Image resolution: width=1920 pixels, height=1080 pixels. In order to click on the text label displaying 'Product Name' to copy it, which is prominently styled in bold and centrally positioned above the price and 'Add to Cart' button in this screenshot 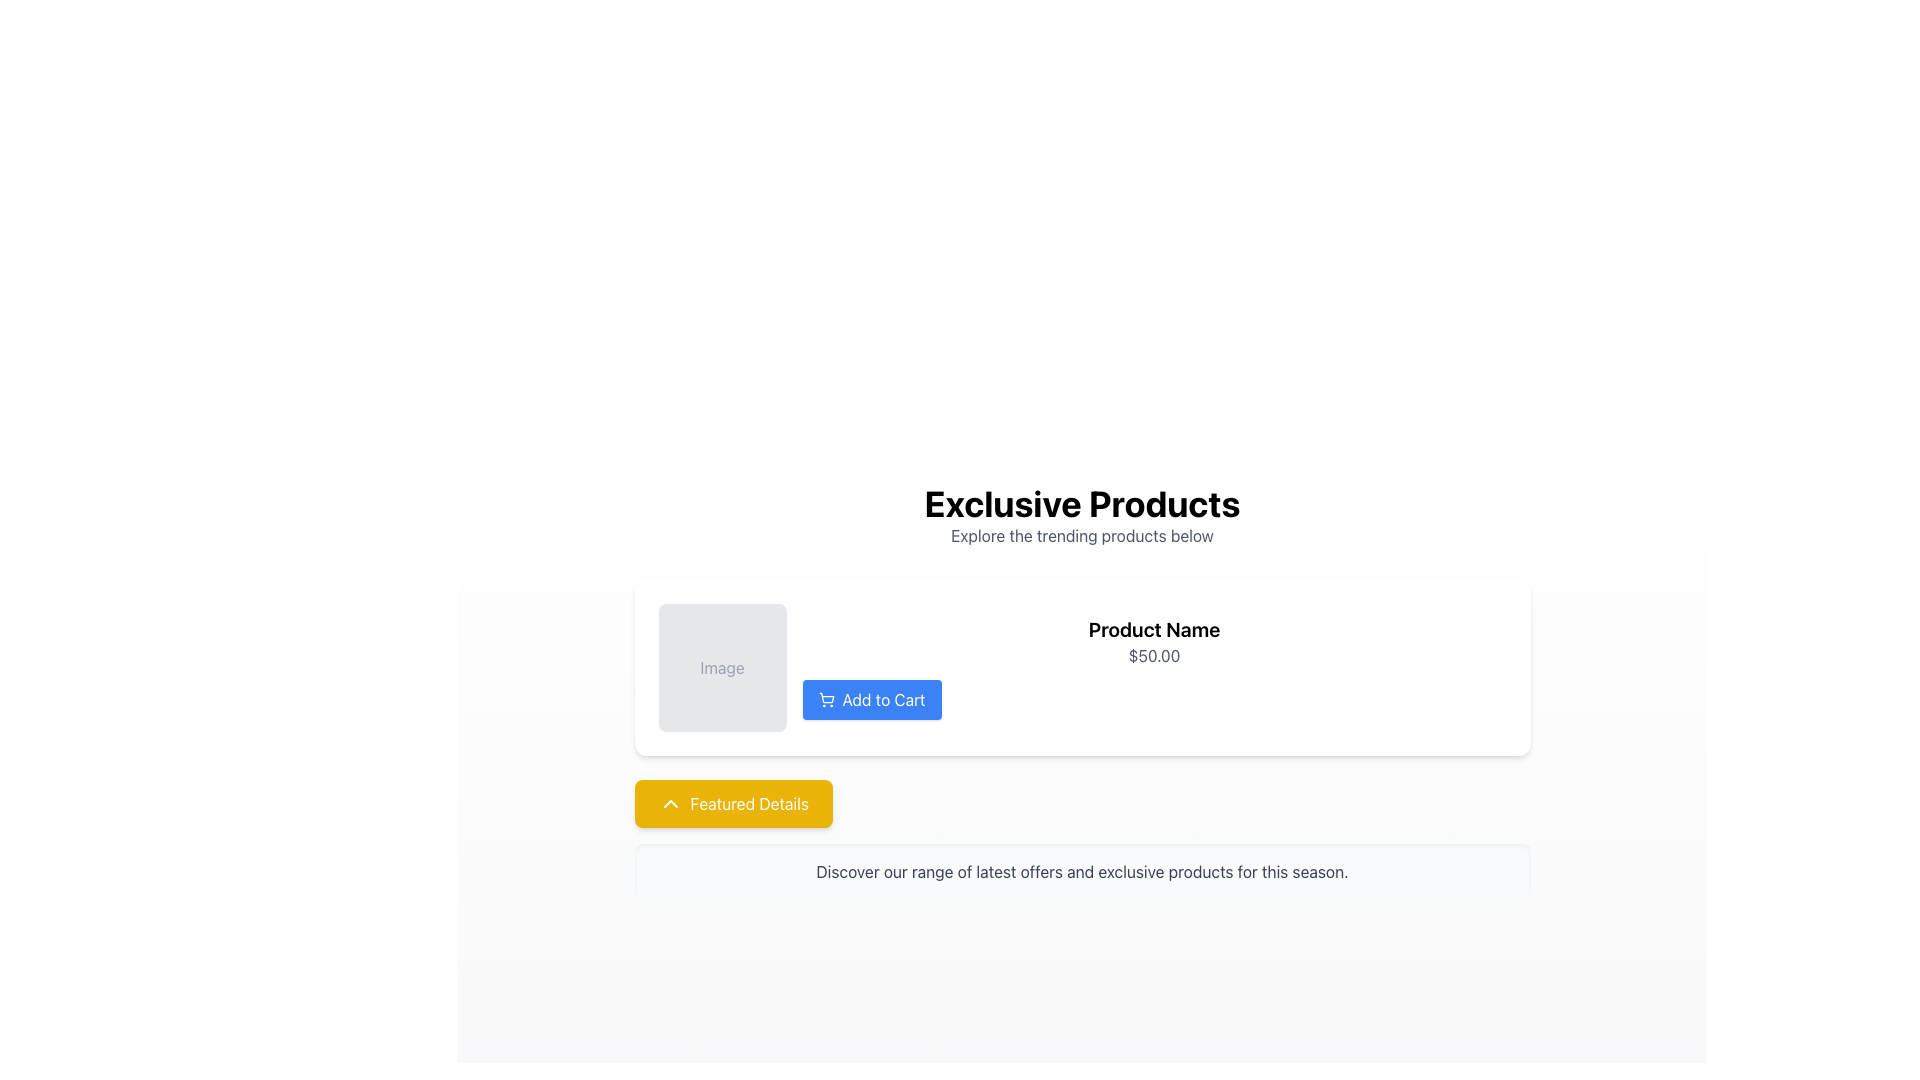, I will do `click(1154, 628)`.